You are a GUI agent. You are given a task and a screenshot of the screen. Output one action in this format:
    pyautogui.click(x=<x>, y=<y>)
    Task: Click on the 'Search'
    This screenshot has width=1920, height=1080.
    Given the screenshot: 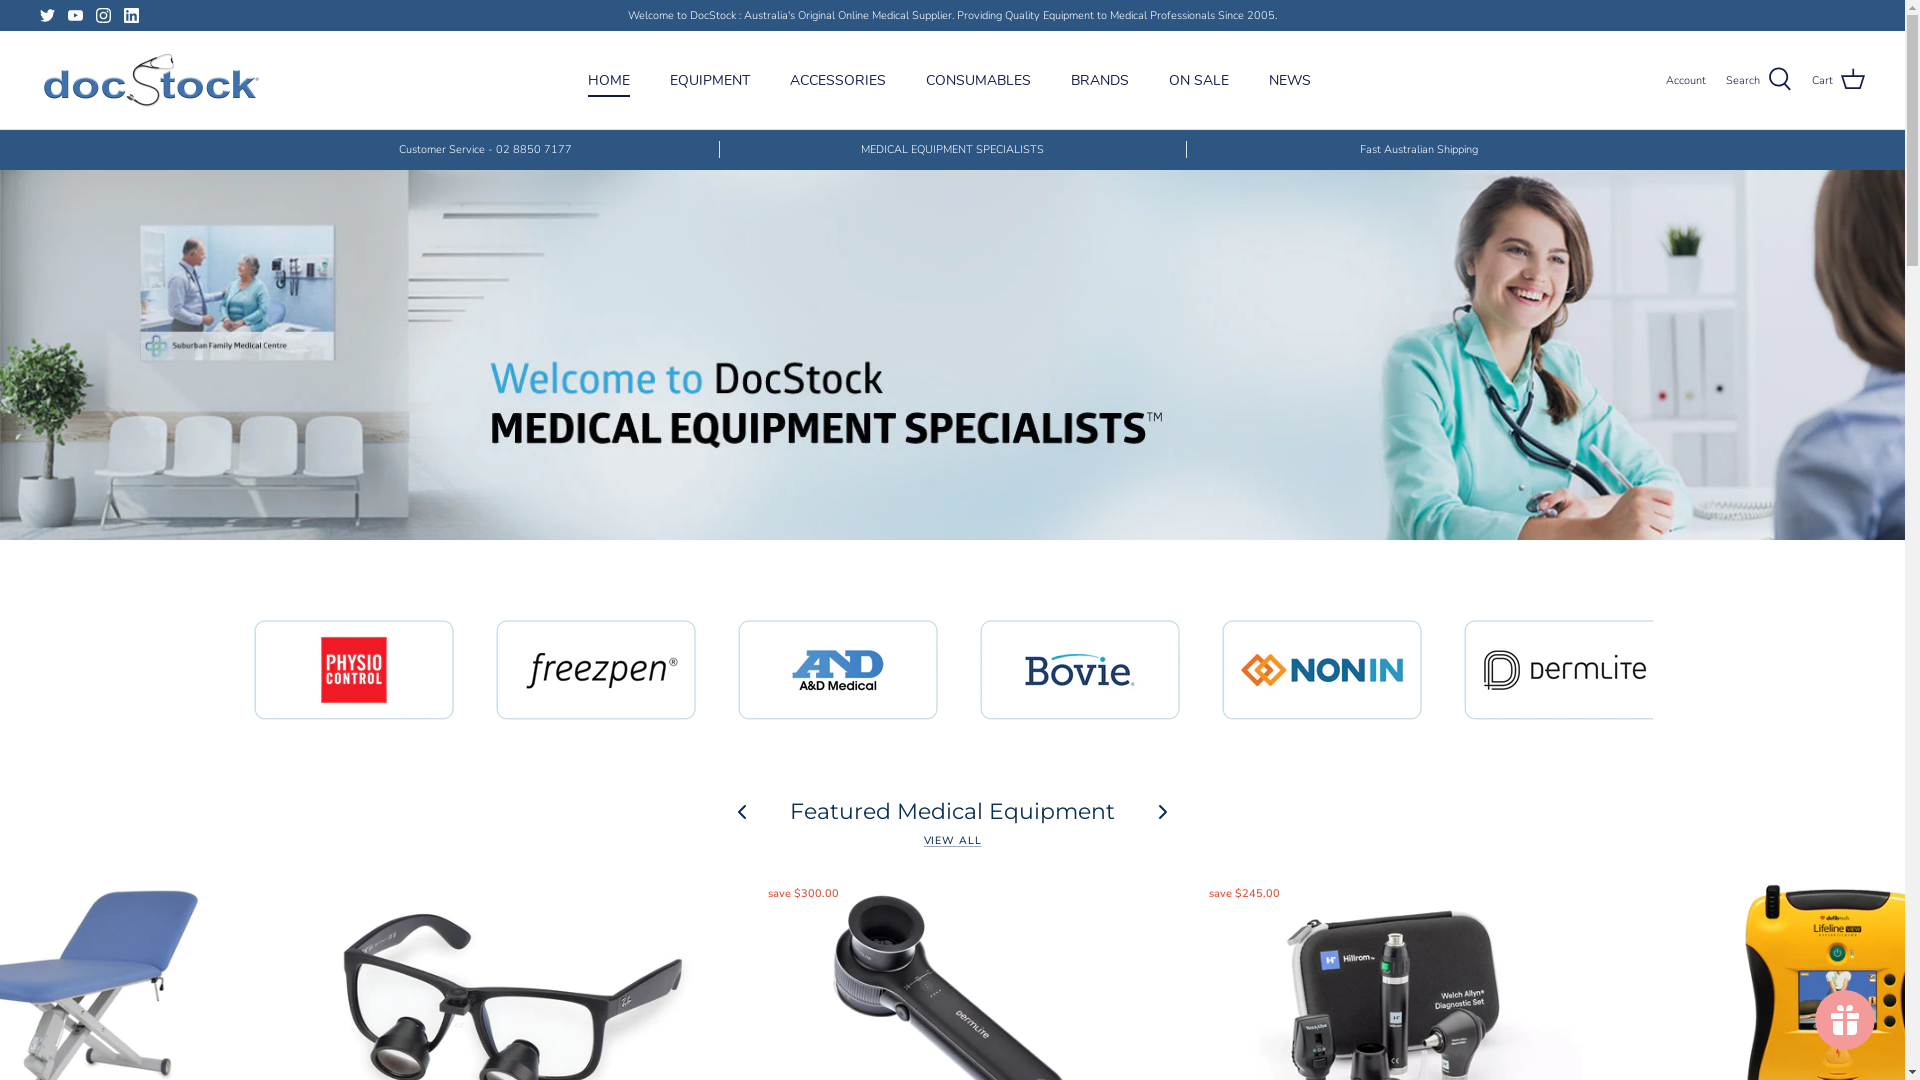 What is the action you would take?
    pyautogui.click(x=1757, y=79)
    